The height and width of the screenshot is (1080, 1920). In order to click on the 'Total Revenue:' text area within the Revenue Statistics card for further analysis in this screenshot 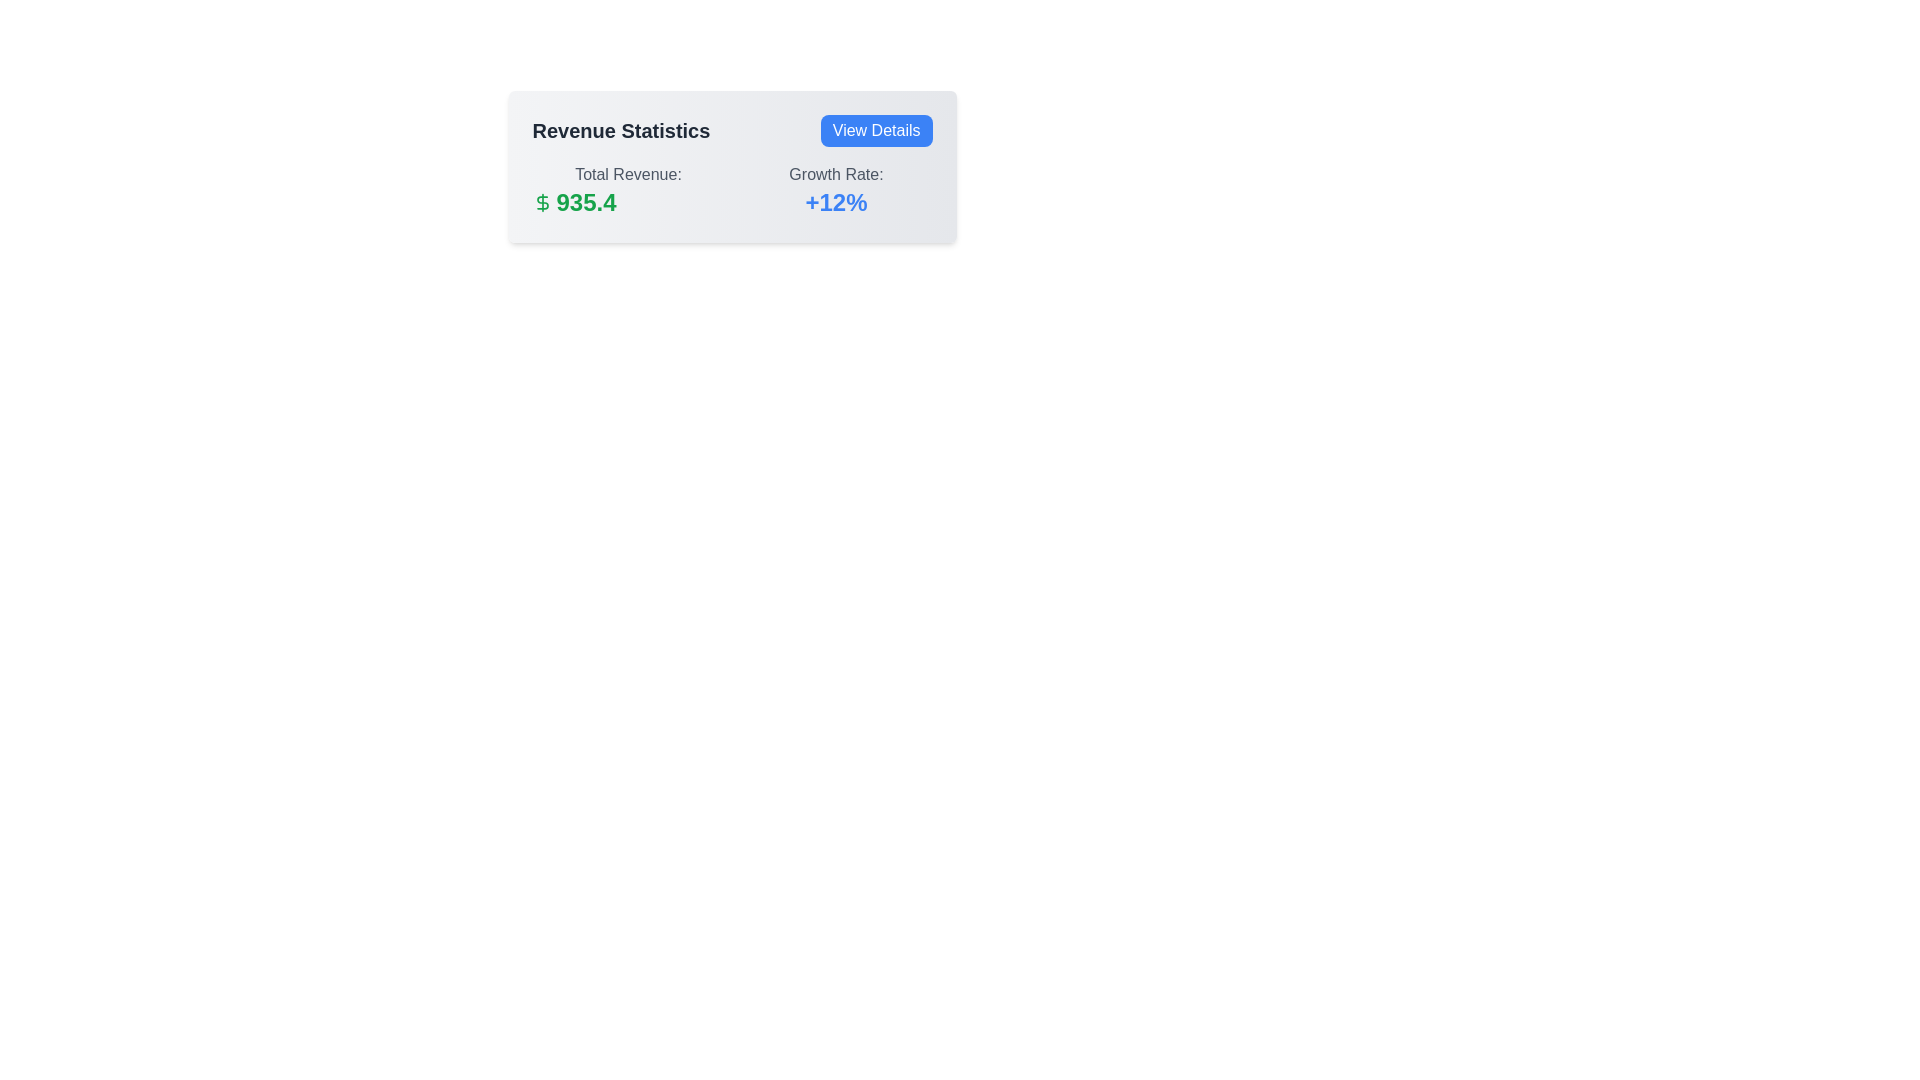, I will do `click(731, 165)`.